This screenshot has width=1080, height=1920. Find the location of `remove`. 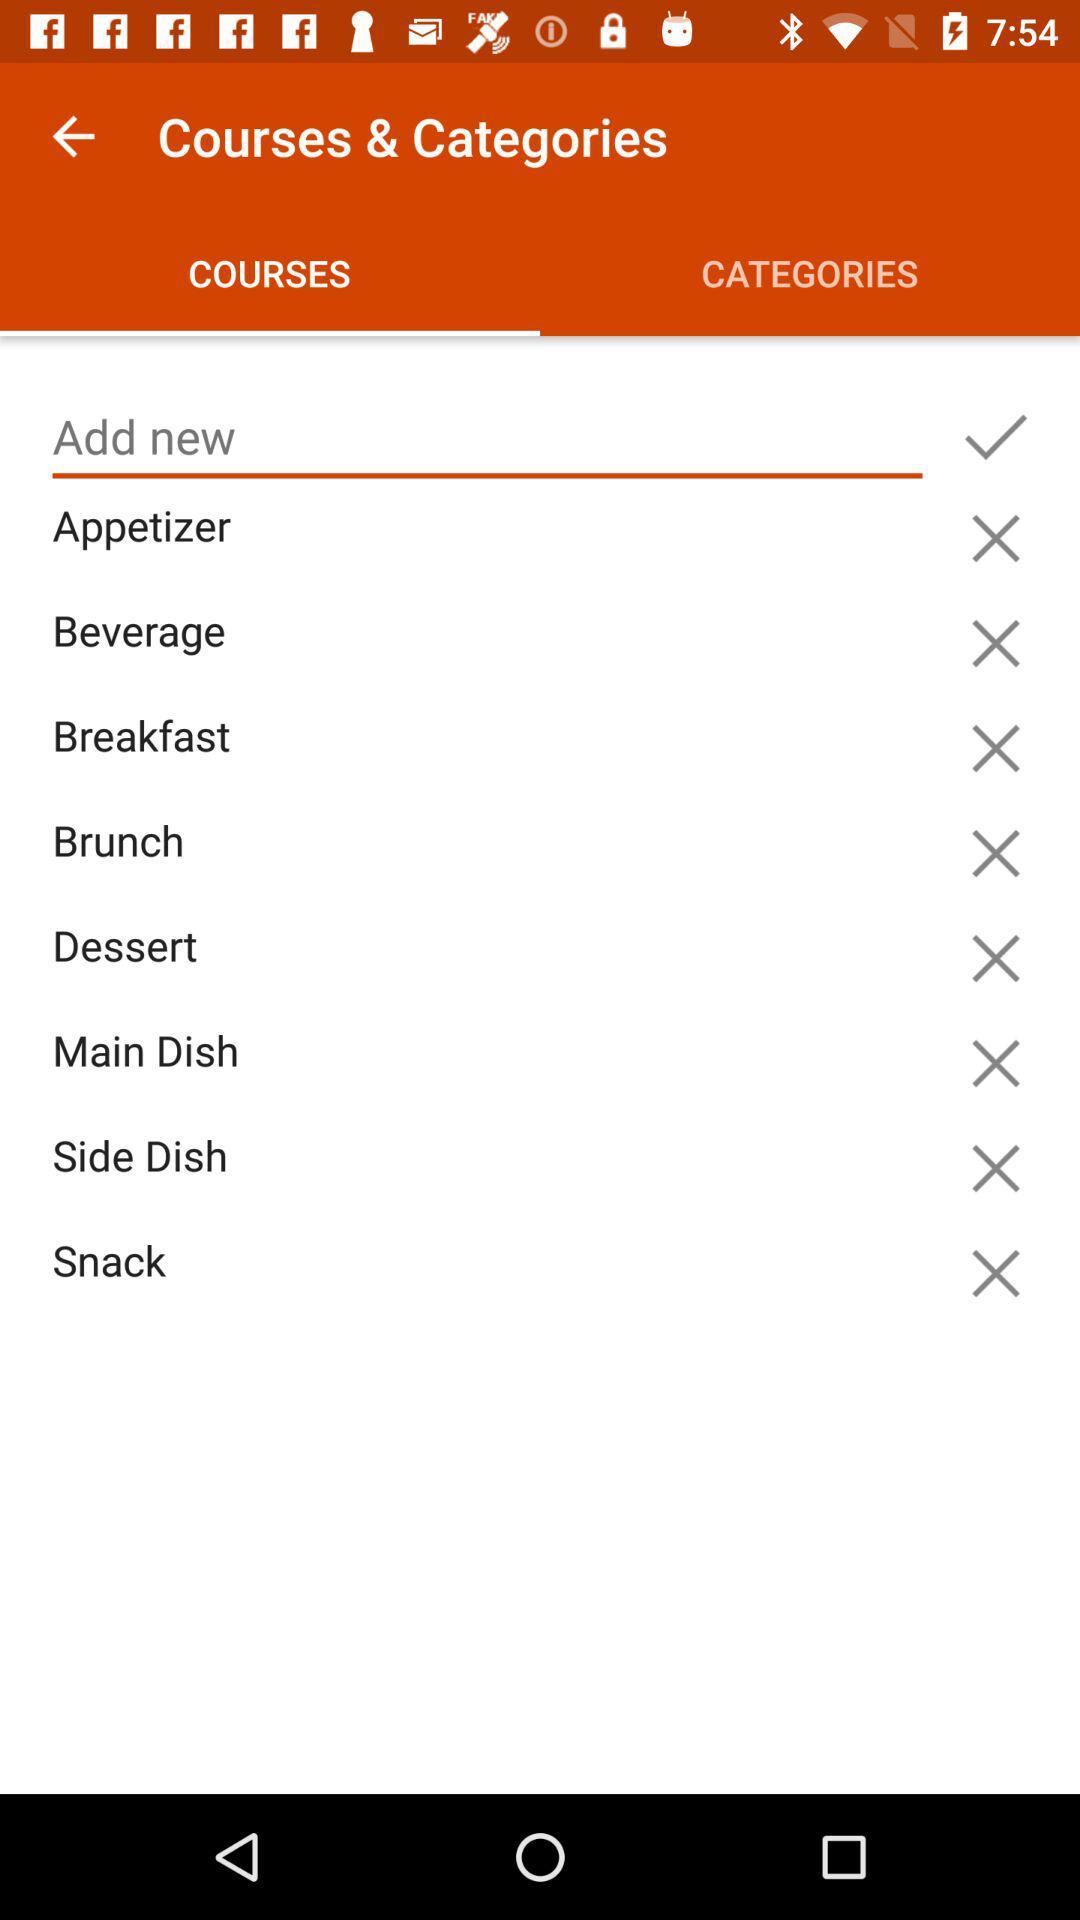

remove is located at coordinates (995, 1272).